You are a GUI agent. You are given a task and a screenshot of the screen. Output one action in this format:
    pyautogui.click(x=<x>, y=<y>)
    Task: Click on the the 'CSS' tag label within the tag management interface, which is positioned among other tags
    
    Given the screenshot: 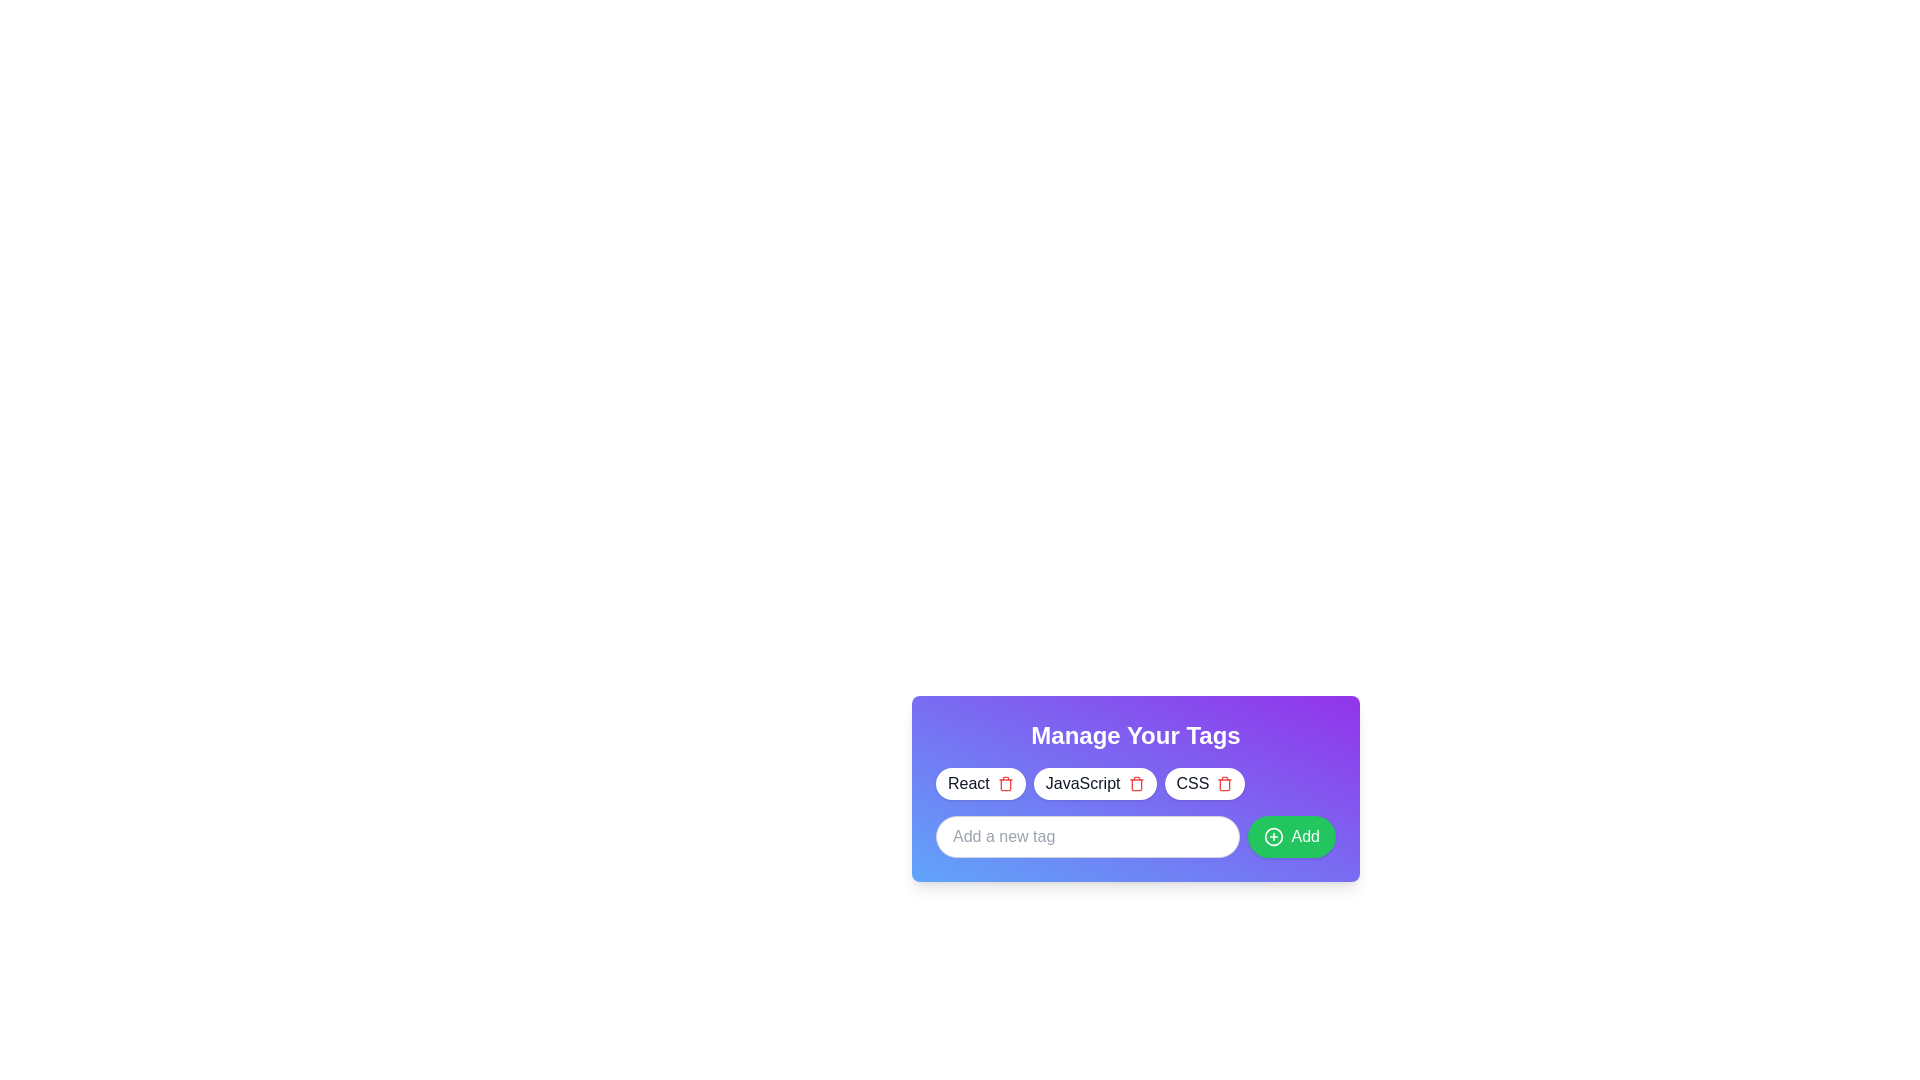 What is the action you would take?
    pyautogui.click(x=1192, y=782)
    